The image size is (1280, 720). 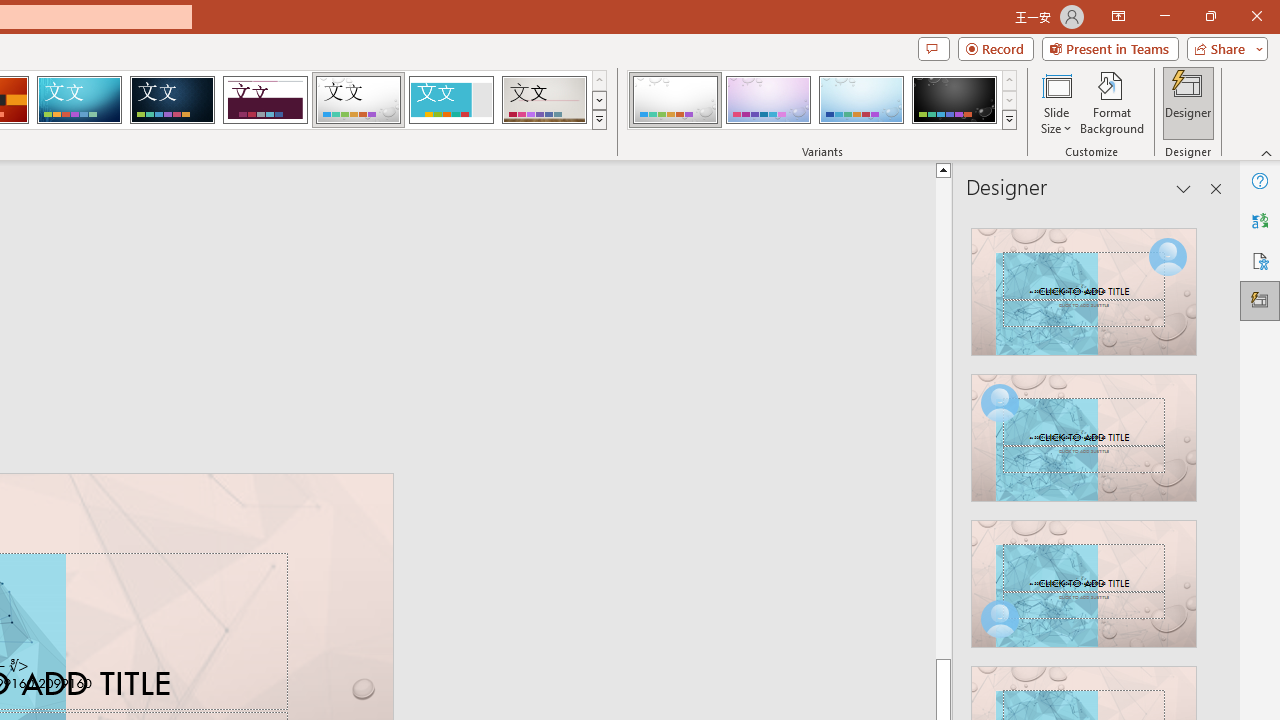 What do you see at coordinates (861, 100) in the screenshot?
I see `'Droplet Variant 3'` at bounding box center [861, 100].